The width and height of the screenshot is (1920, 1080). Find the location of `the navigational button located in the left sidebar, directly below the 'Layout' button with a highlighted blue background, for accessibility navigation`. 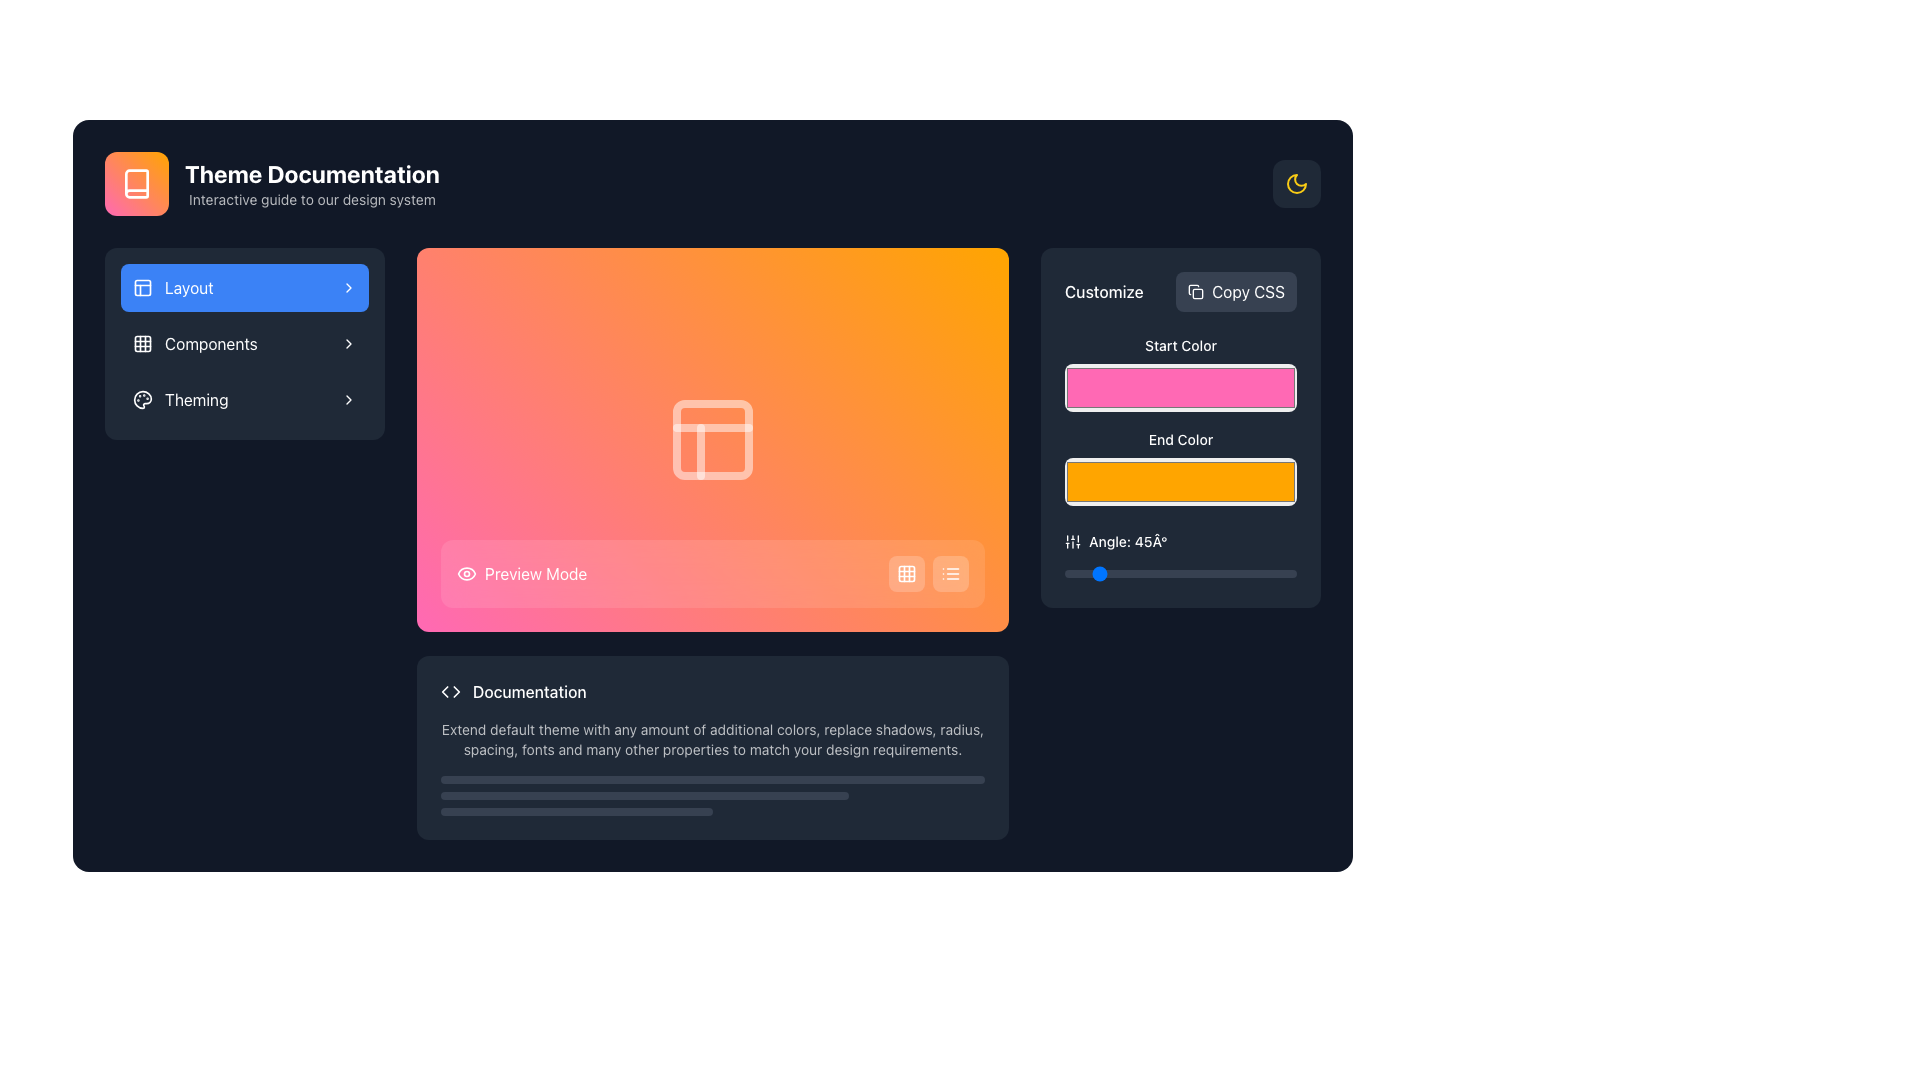

the navigational button located in the left sidebar, directly below the 'Layout' button with a highlighted blue background, for accessibility navigation is located at coordinates (243, 342).